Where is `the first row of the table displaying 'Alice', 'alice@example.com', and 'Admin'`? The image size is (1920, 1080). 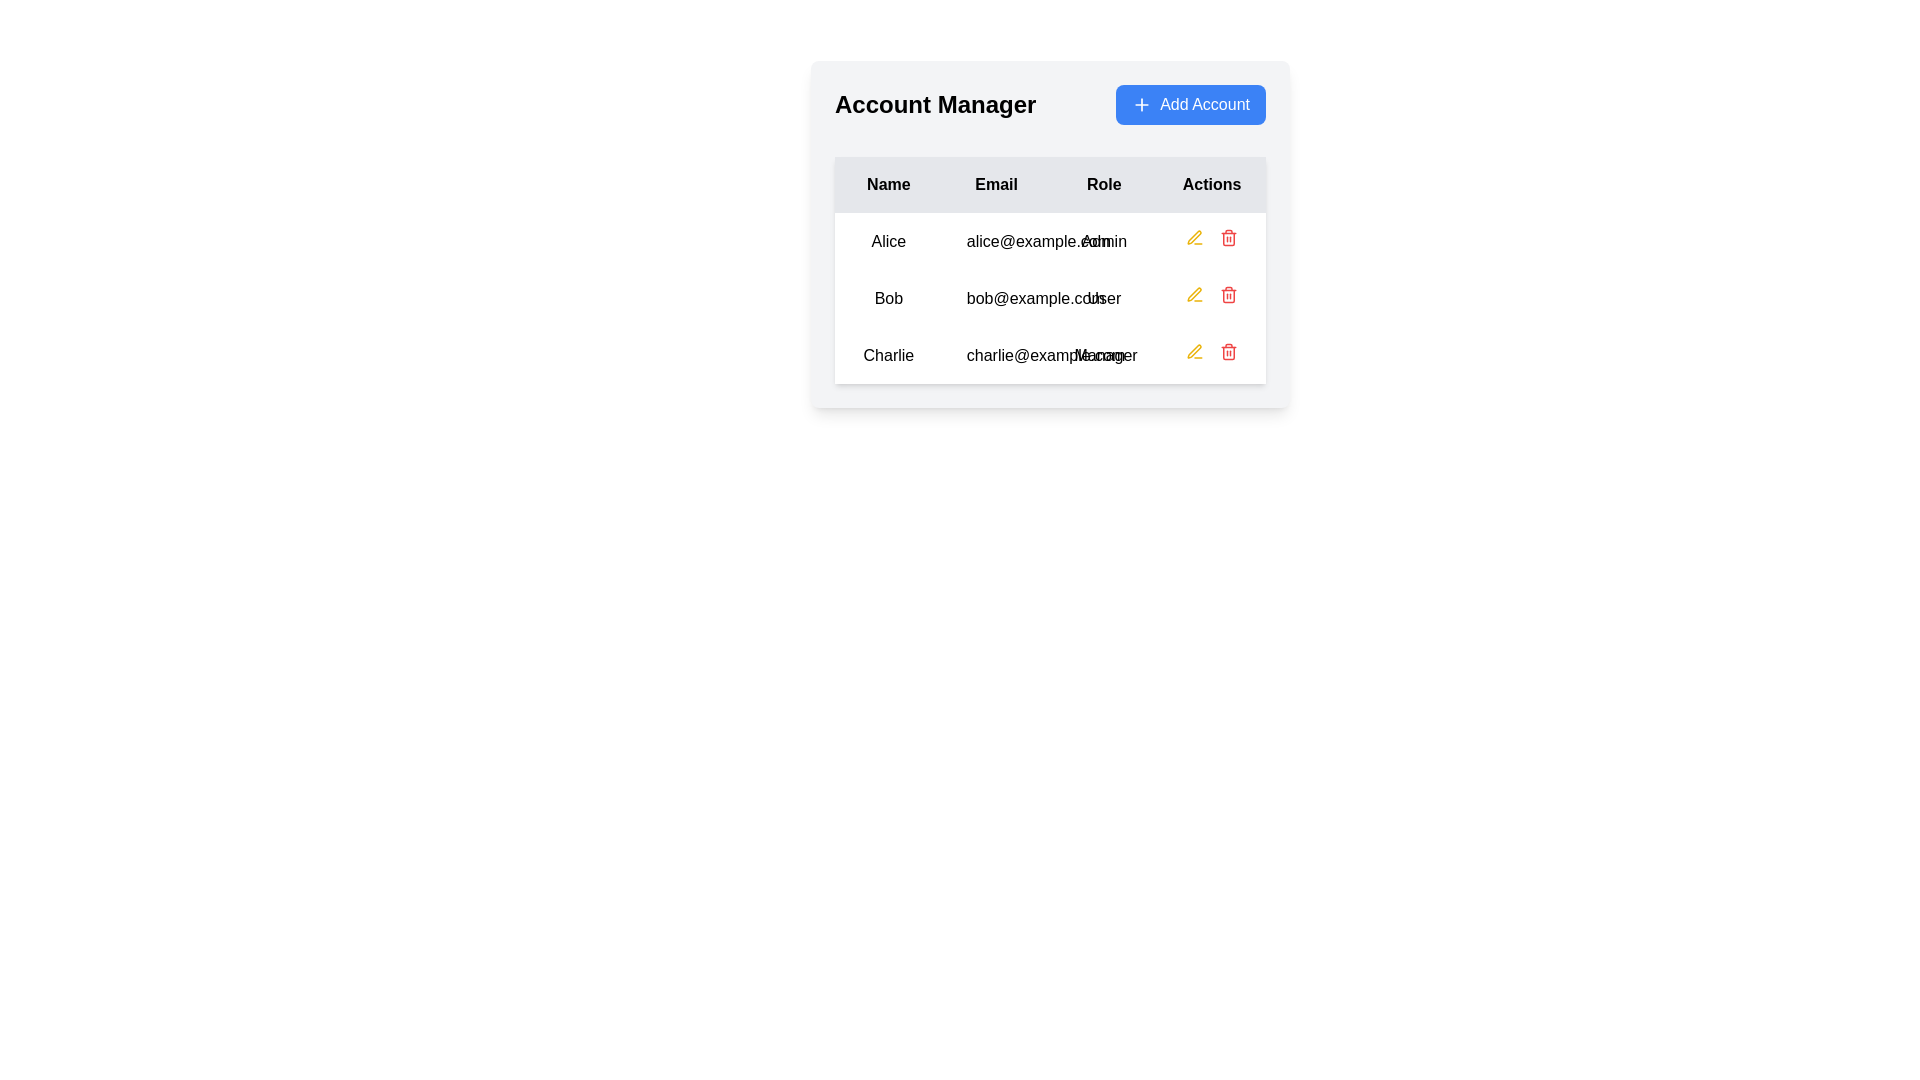 the first row of the table displaying 'Alice', 'alice@example.com', and 'Admin' is located at coordinates (1049, 240).